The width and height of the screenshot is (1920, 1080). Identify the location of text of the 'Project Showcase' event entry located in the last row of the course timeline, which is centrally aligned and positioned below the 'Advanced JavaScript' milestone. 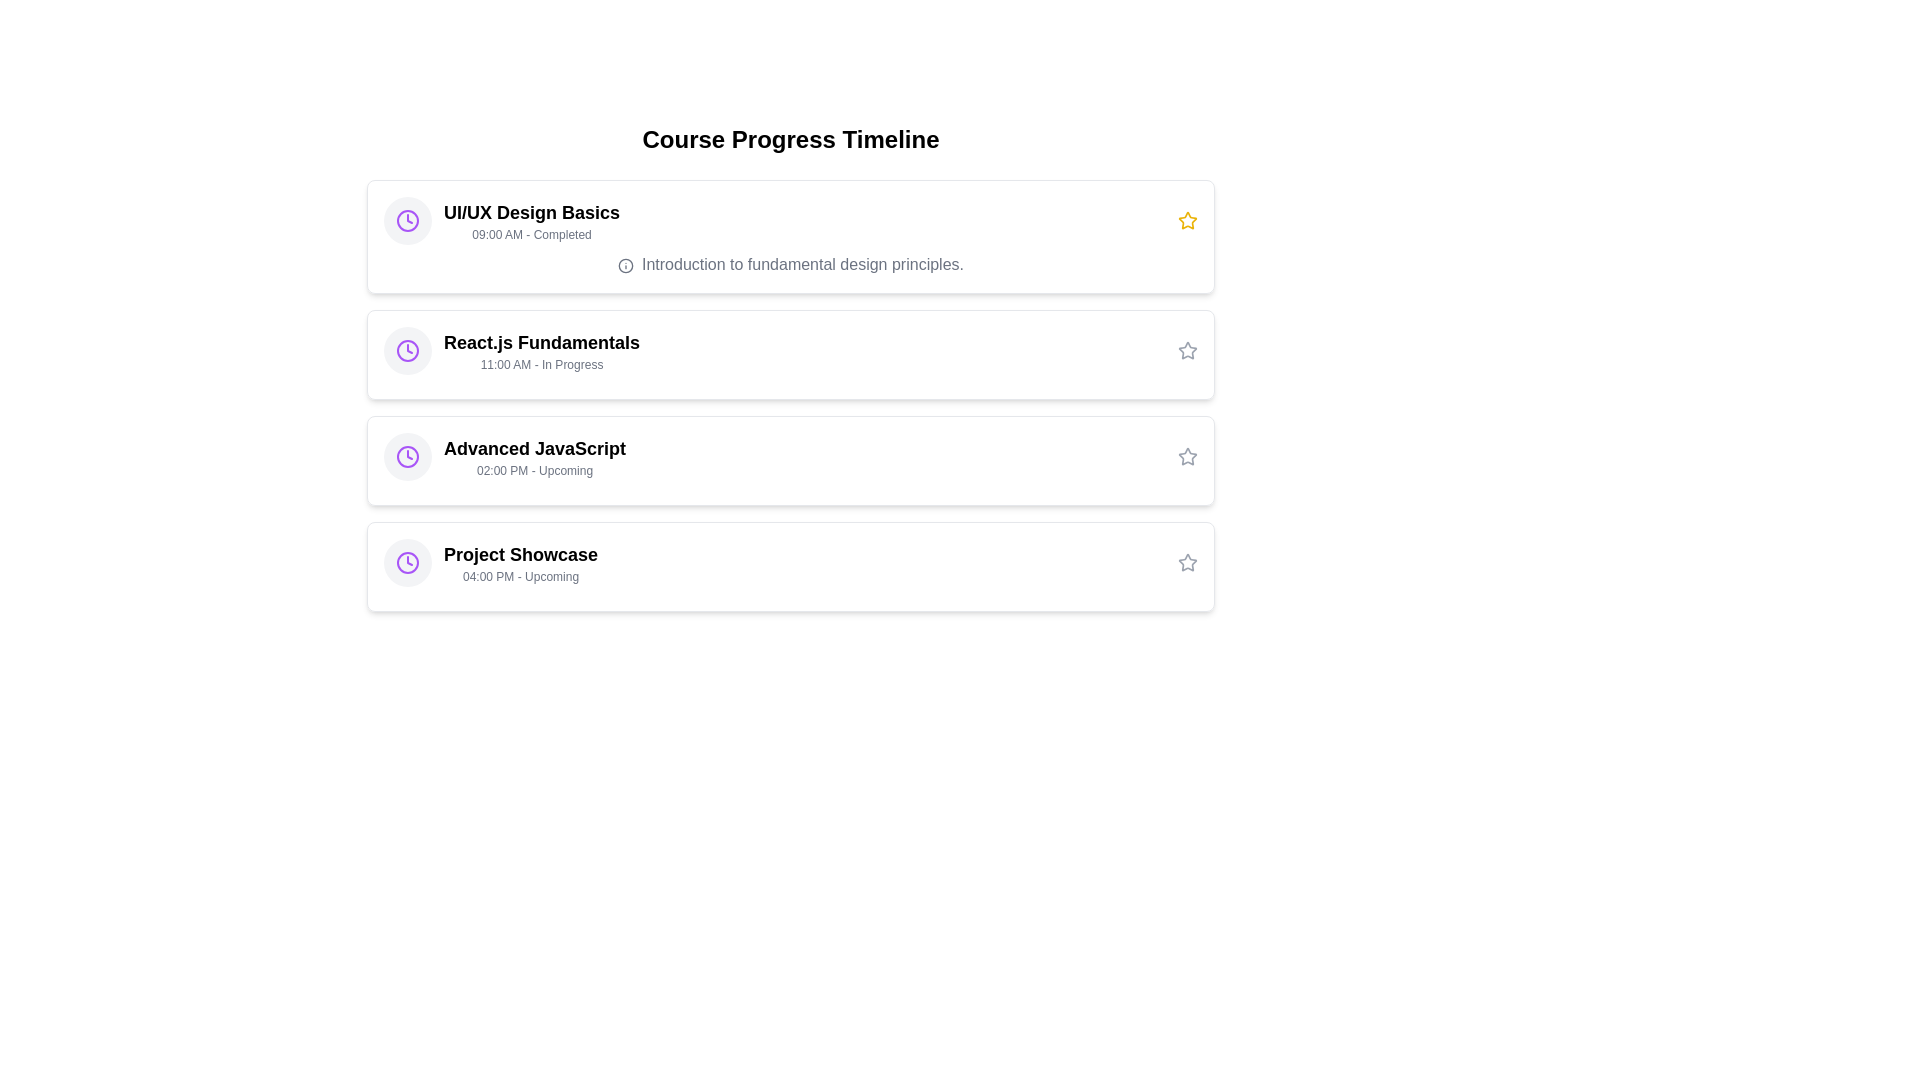
(491, 563).